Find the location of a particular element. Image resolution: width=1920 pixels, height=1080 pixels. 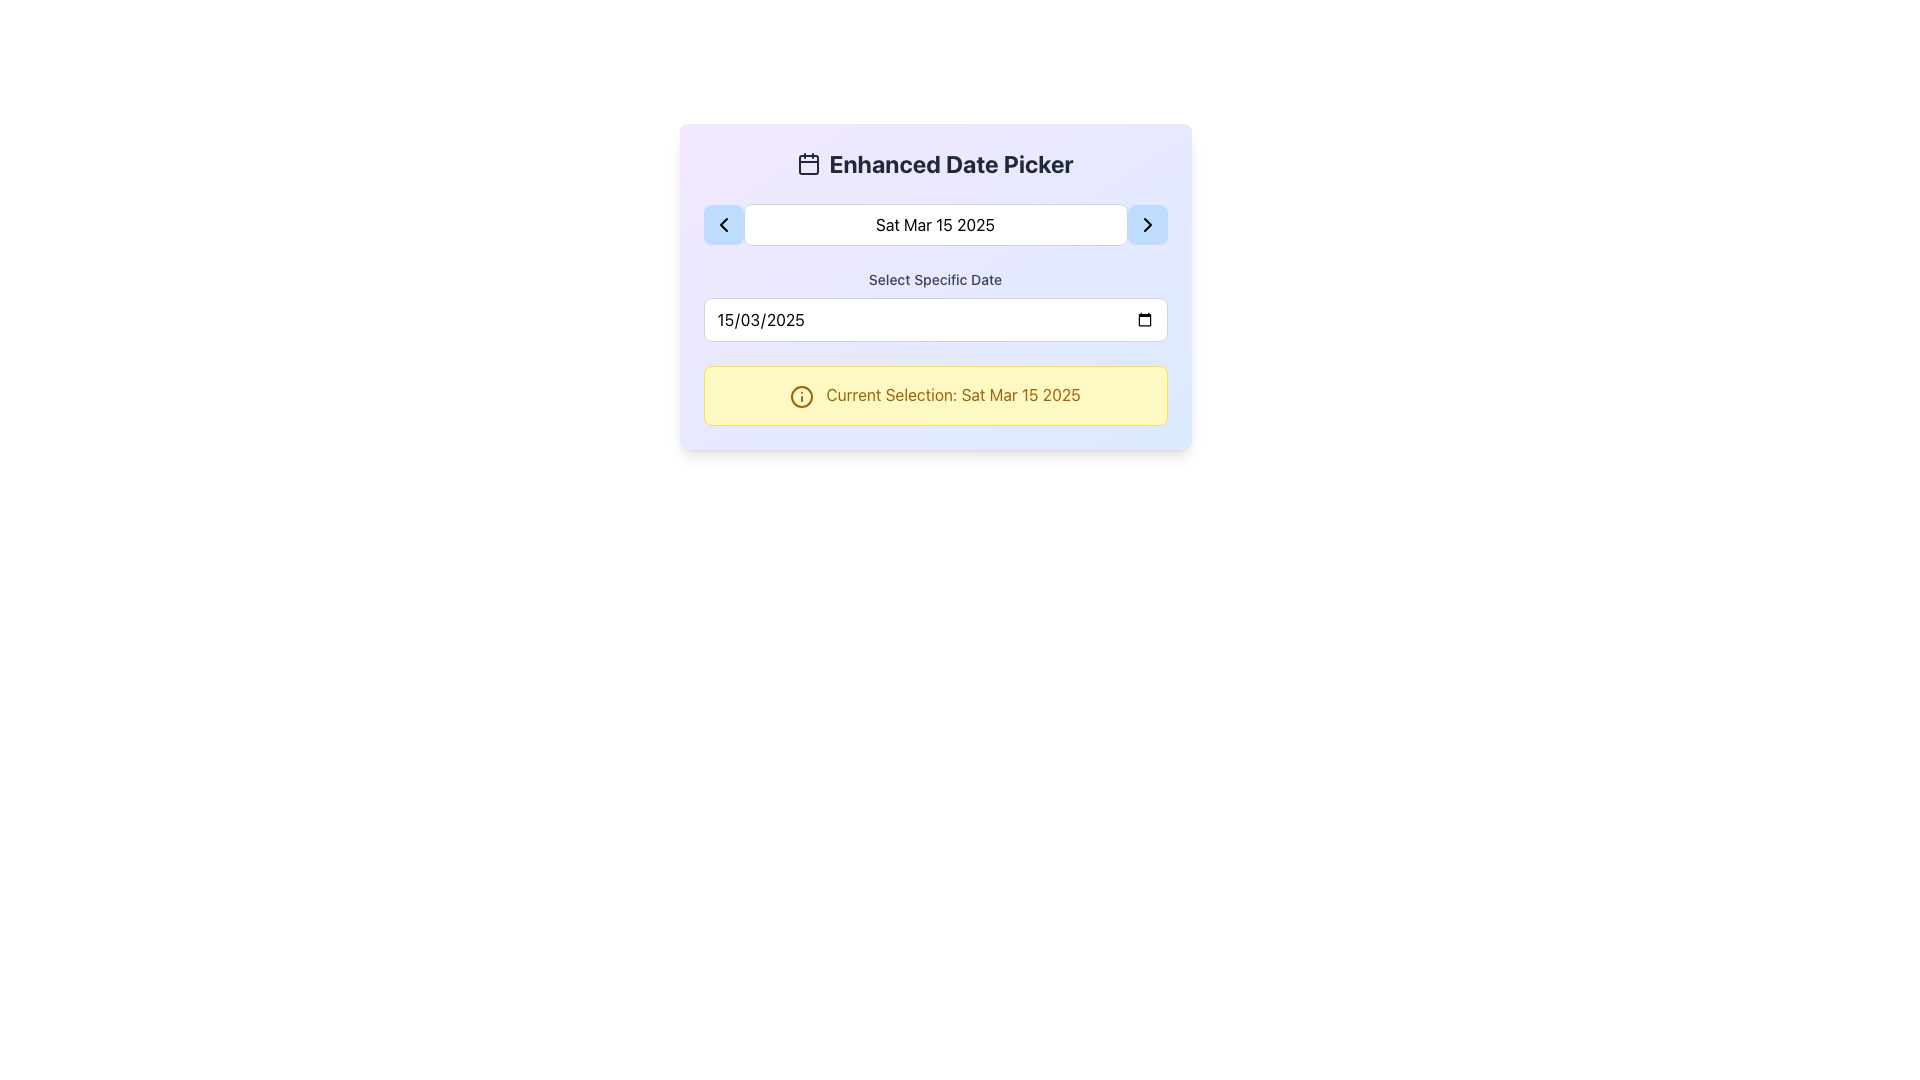

the Date picker input field labeled 'Select Specific Date' is located at coordinates (934, 319).